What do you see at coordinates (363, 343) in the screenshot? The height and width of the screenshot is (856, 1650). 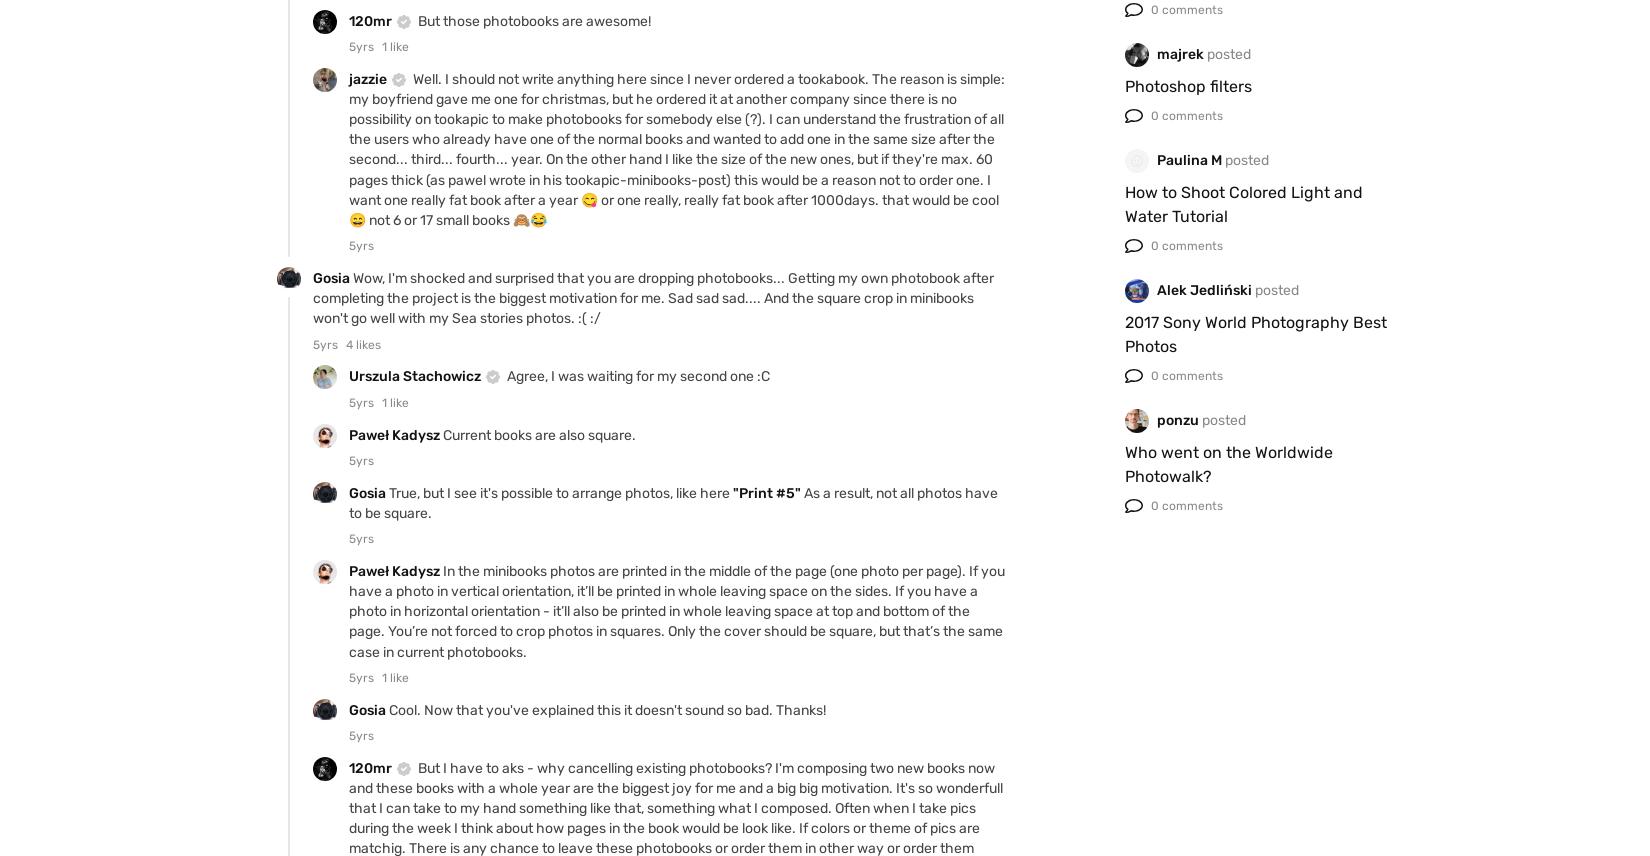 I see `'4 likes'` at bounding box center [363, 343].